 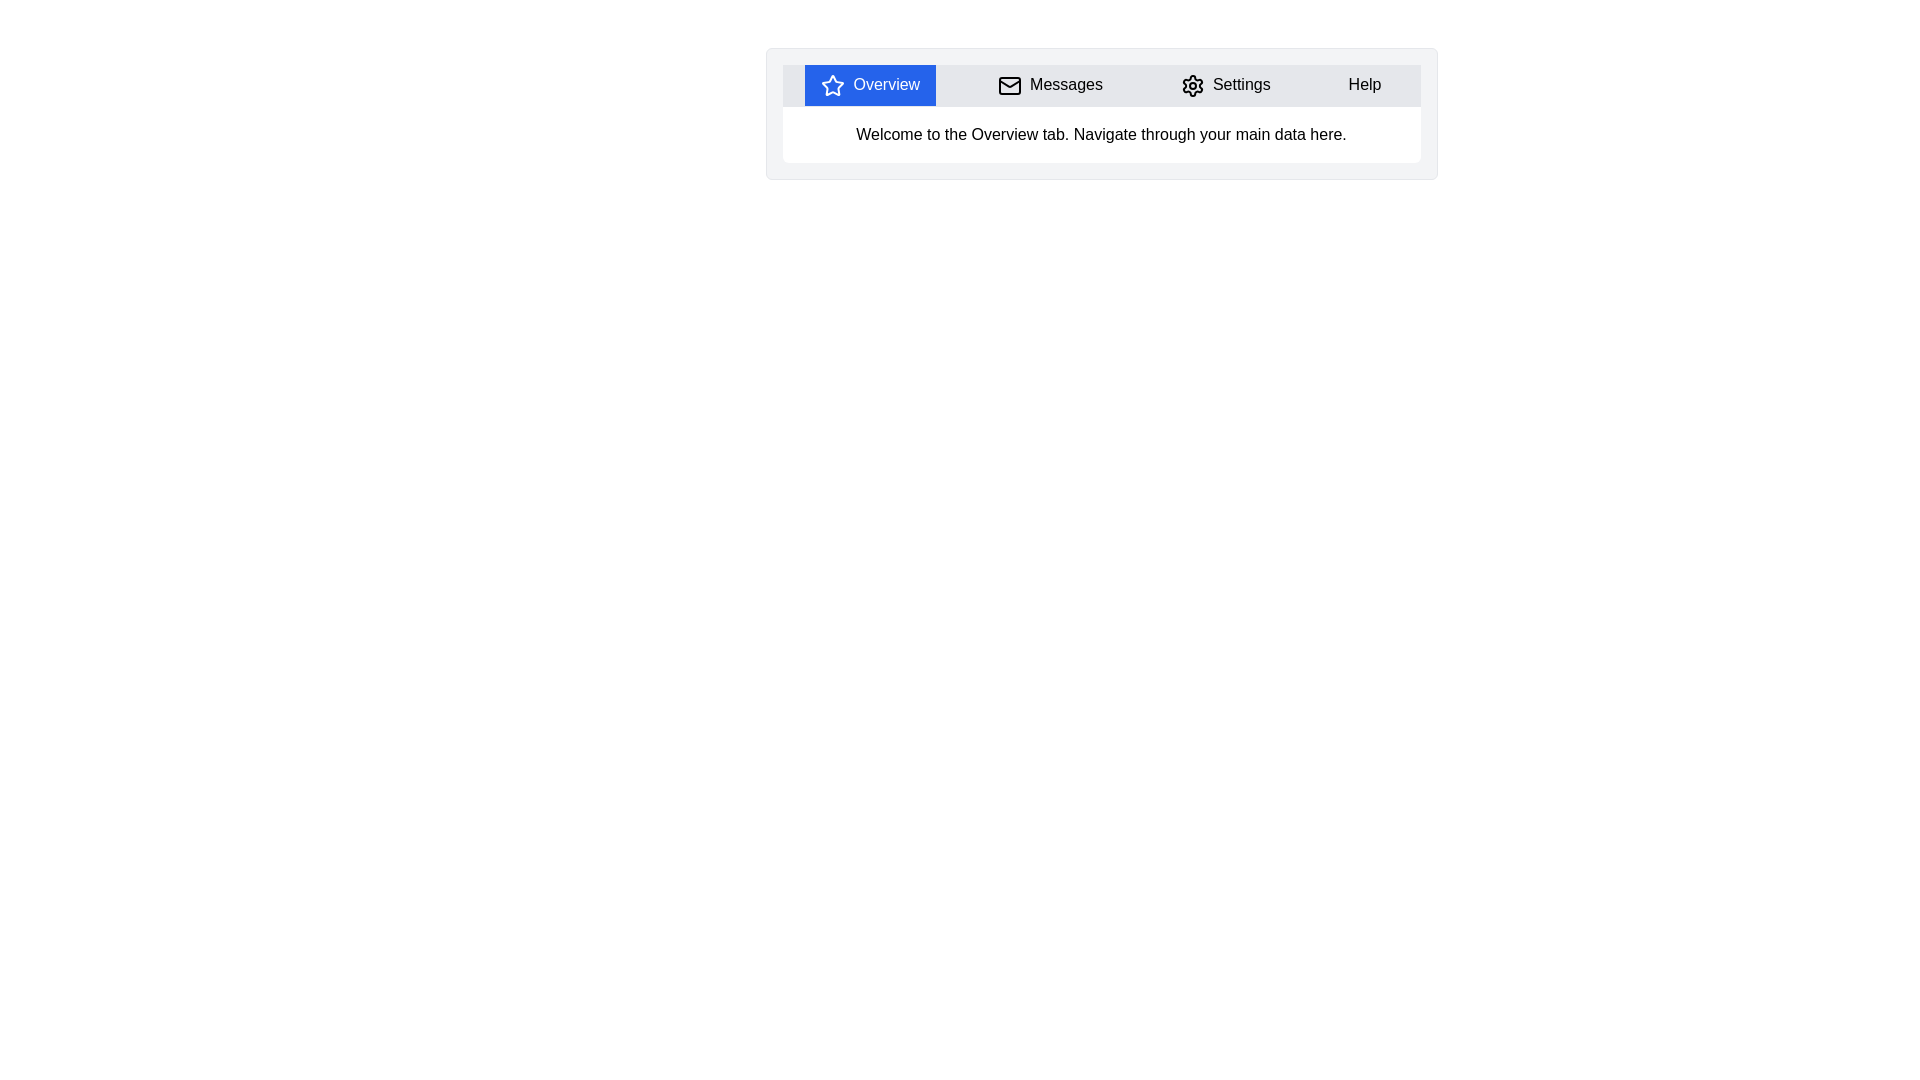 What do you see at coordinates (1224, 84) in the screenshot?
I see `the tab labeled Settings by clicking its header` at bounding box center [1224, 84].